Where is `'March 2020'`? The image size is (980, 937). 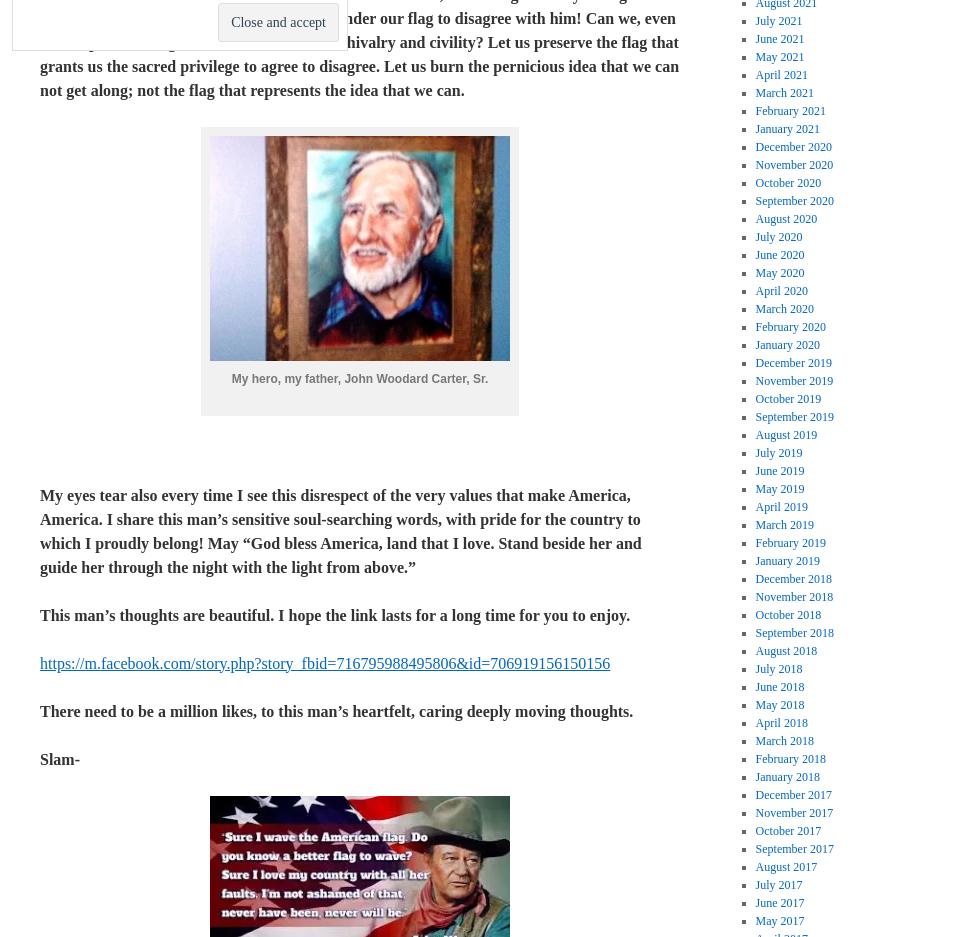 'March 2020' is located at coordinates (754, 308).